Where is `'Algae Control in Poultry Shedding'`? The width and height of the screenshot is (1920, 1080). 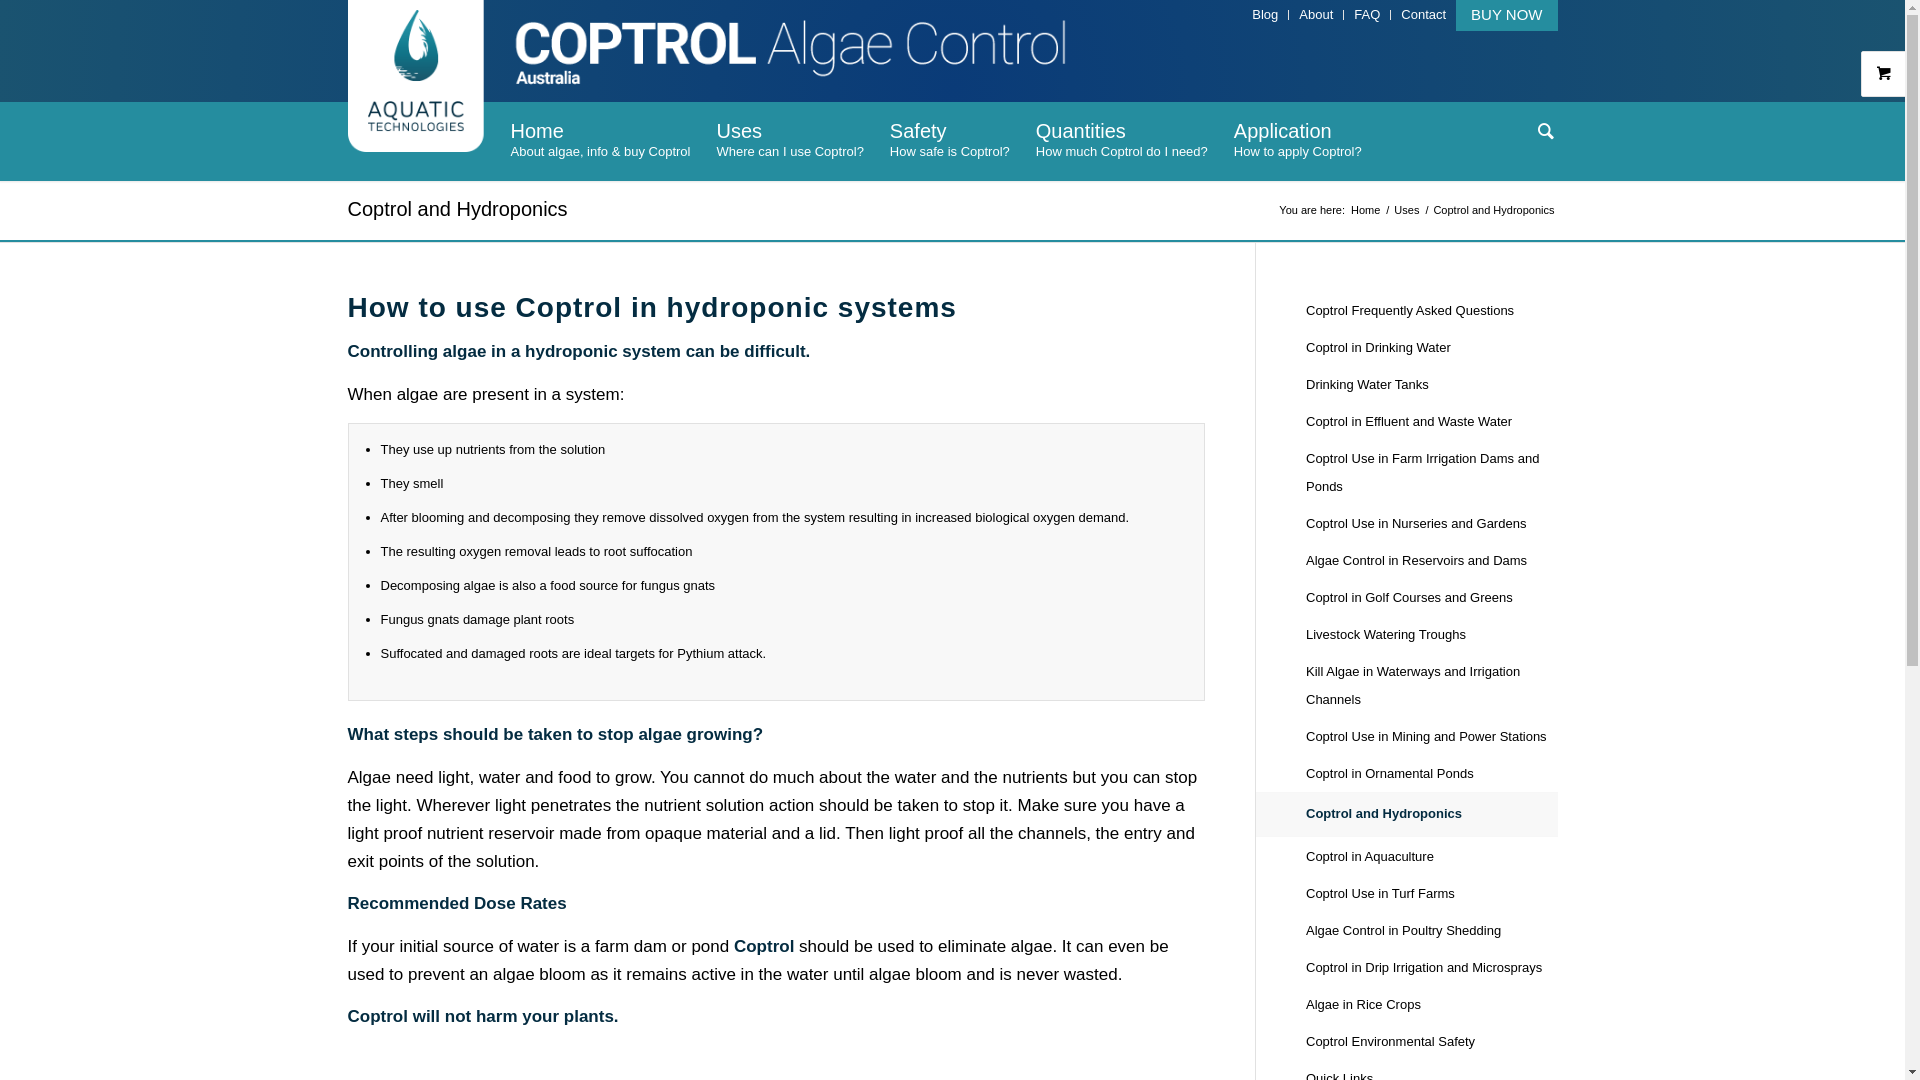
'Algae Control in Poultry Shedding' is located at coordinates (1430, 931).